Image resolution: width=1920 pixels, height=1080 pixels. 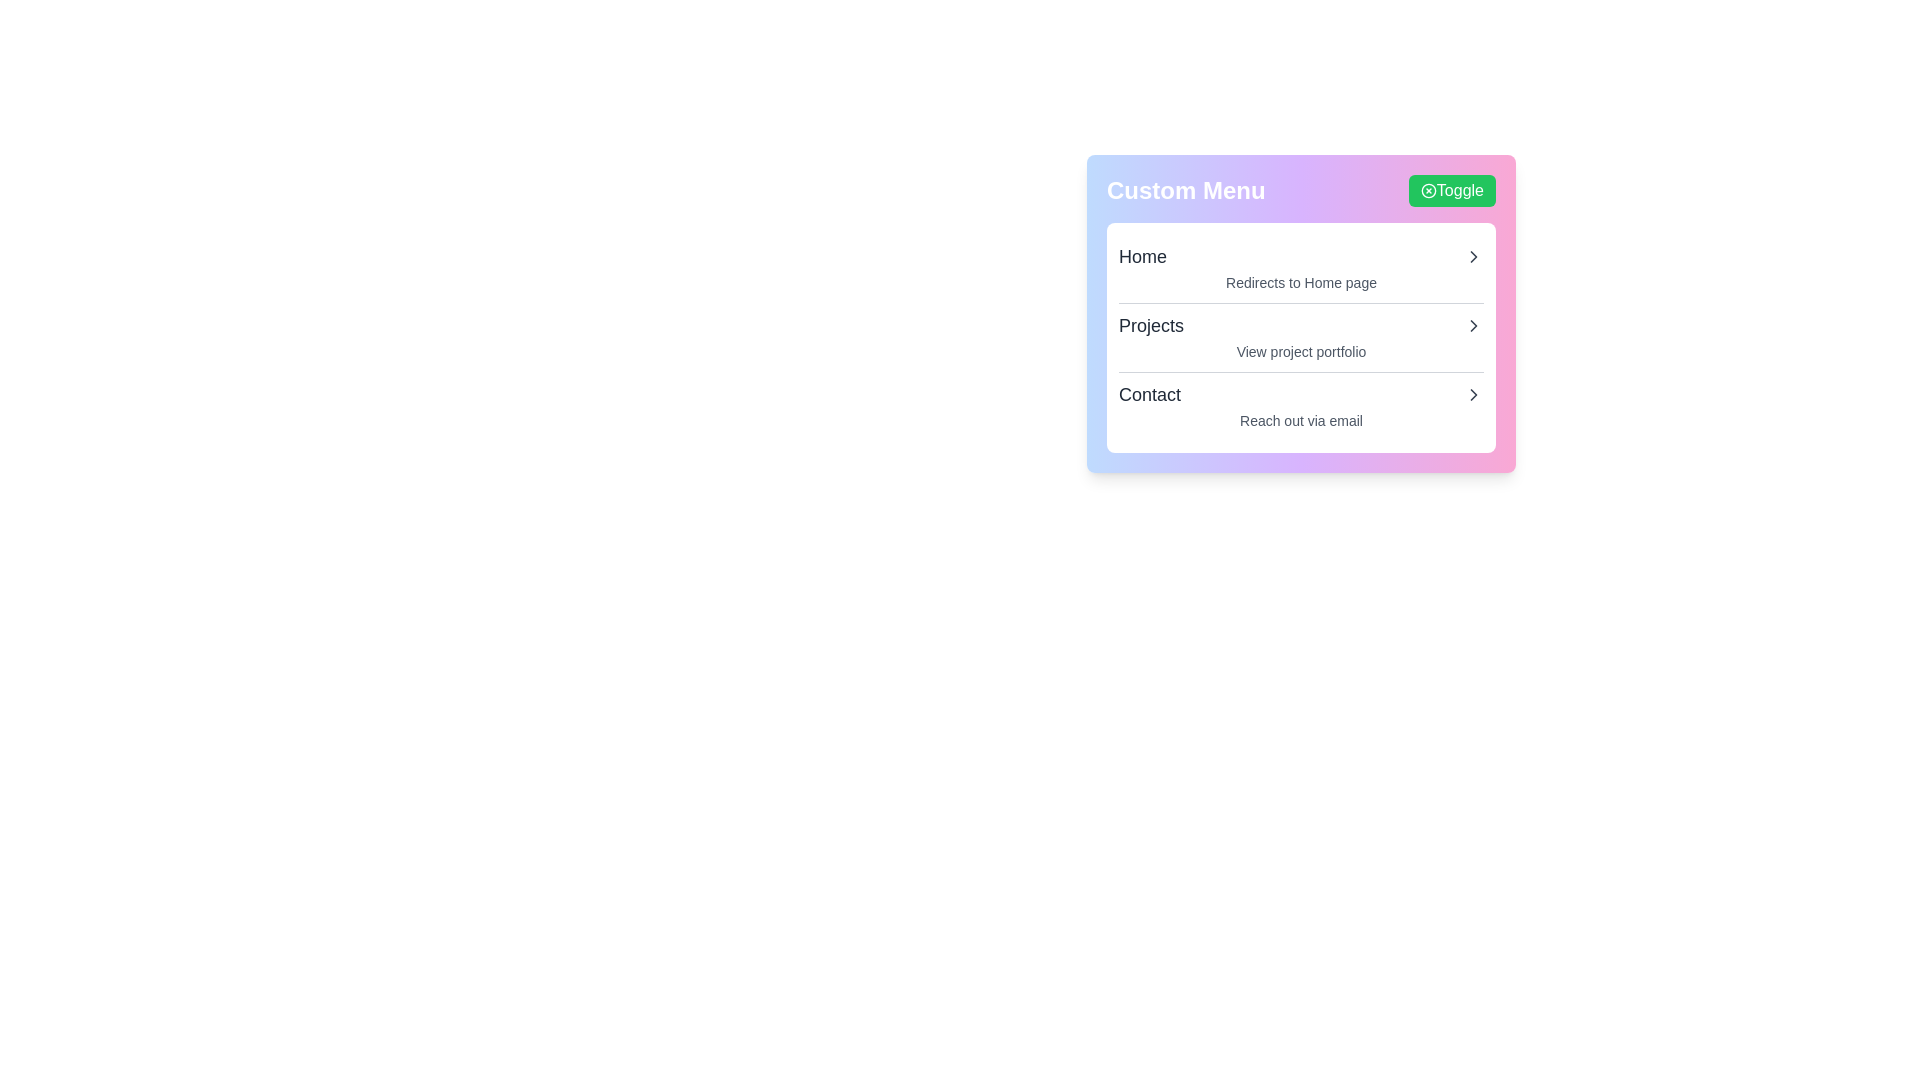 What do you see at coordinates (1301, 394) in the screenshot?
I see `the menu item Contact` at bounding box center [1301, 394].